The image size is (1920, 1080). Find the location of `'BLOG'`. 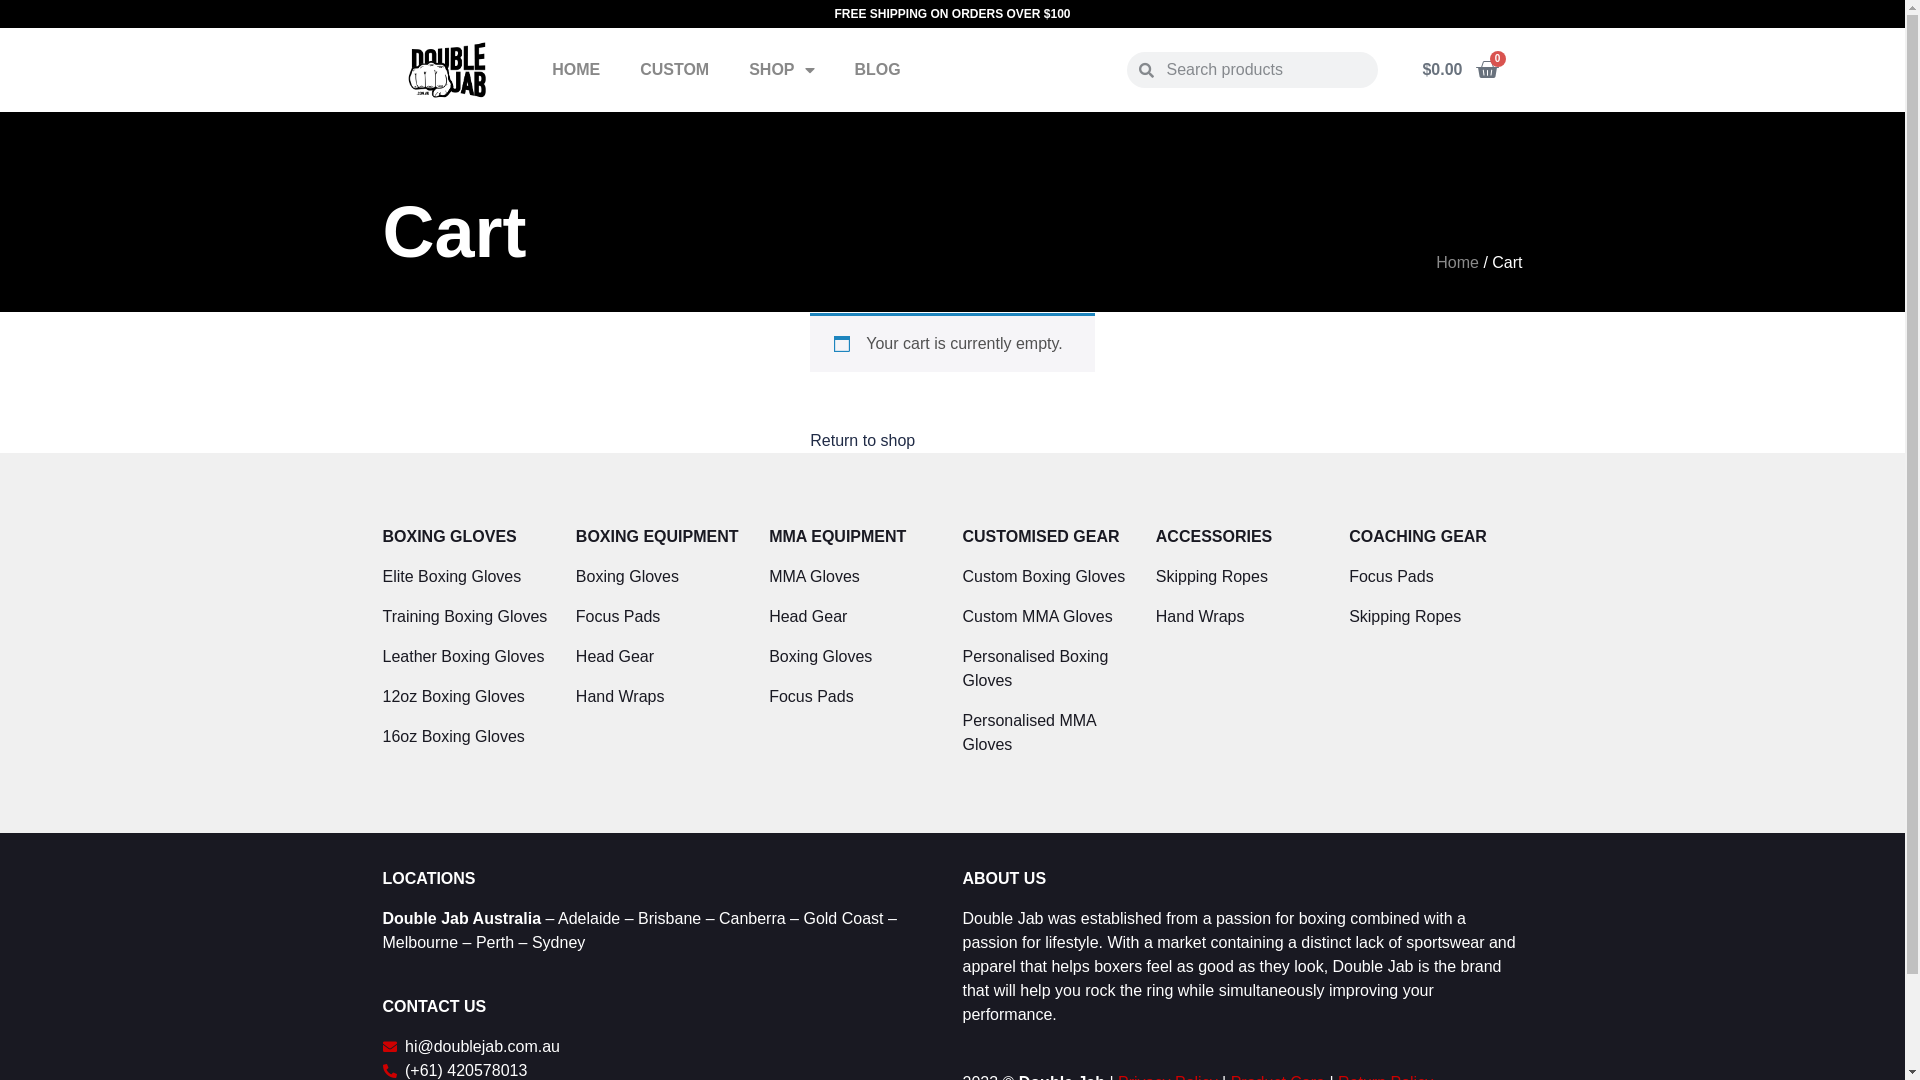

'BLOG' is located at coordinates (878, 68).